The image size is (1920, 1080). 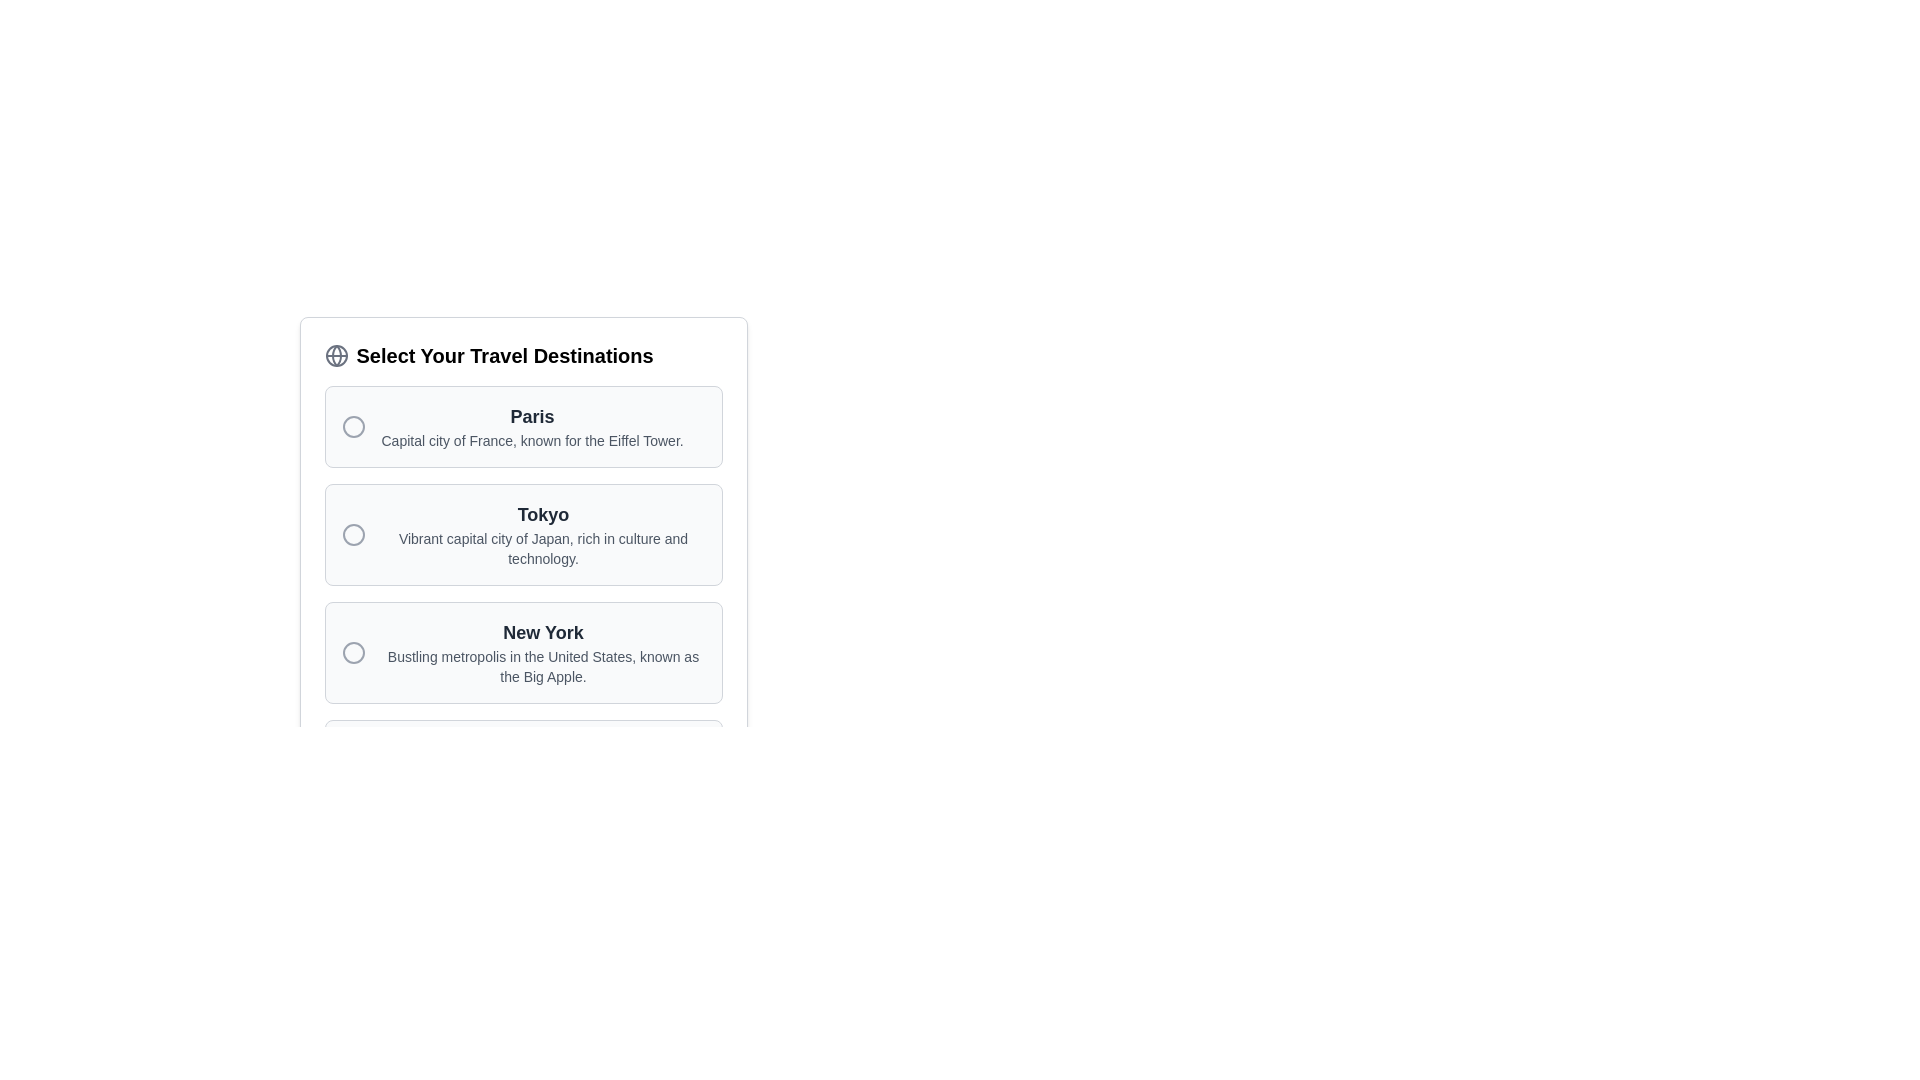 What do you see at coordinates (353, 652) in the screenshot?
I see `the 'New York' radio button in the 'Select Your Travel Destinations' section` at bounding box center [353, 652].